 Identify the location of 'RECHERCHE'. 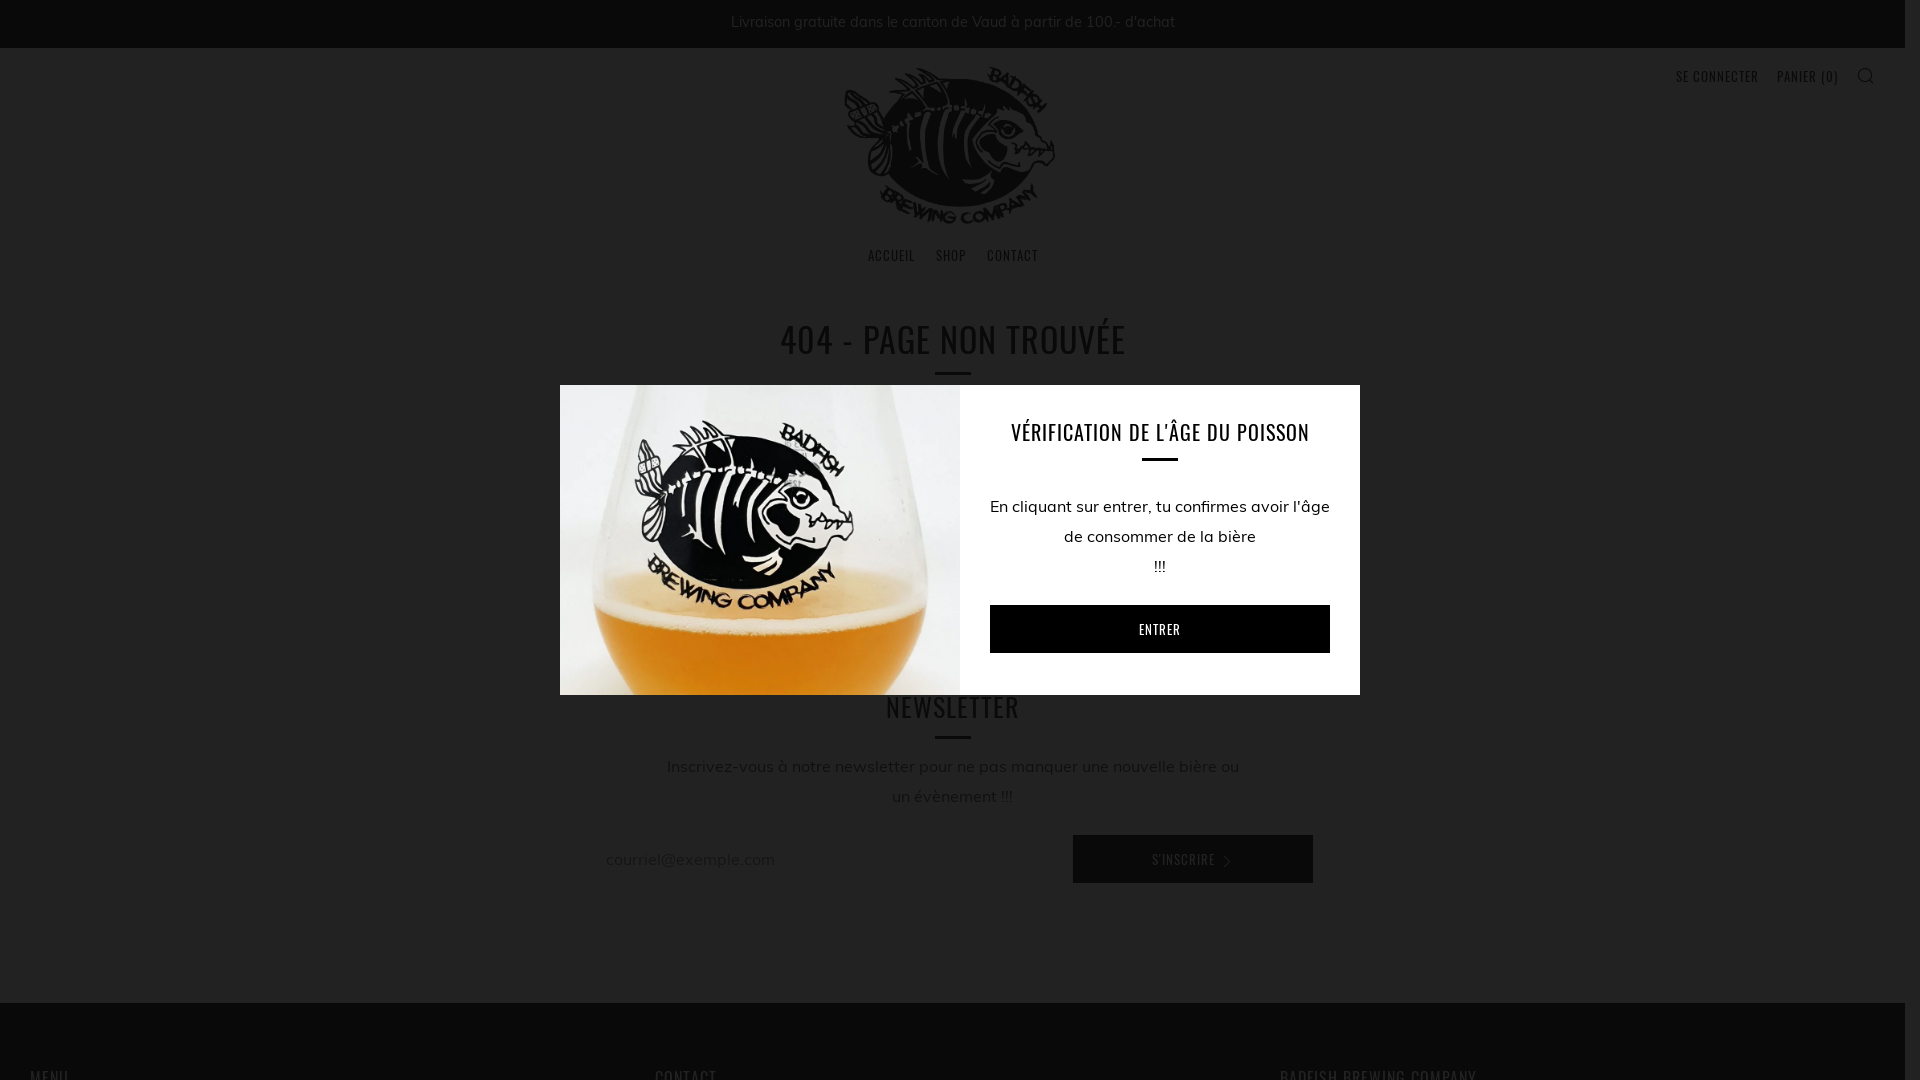
(1864, 73).